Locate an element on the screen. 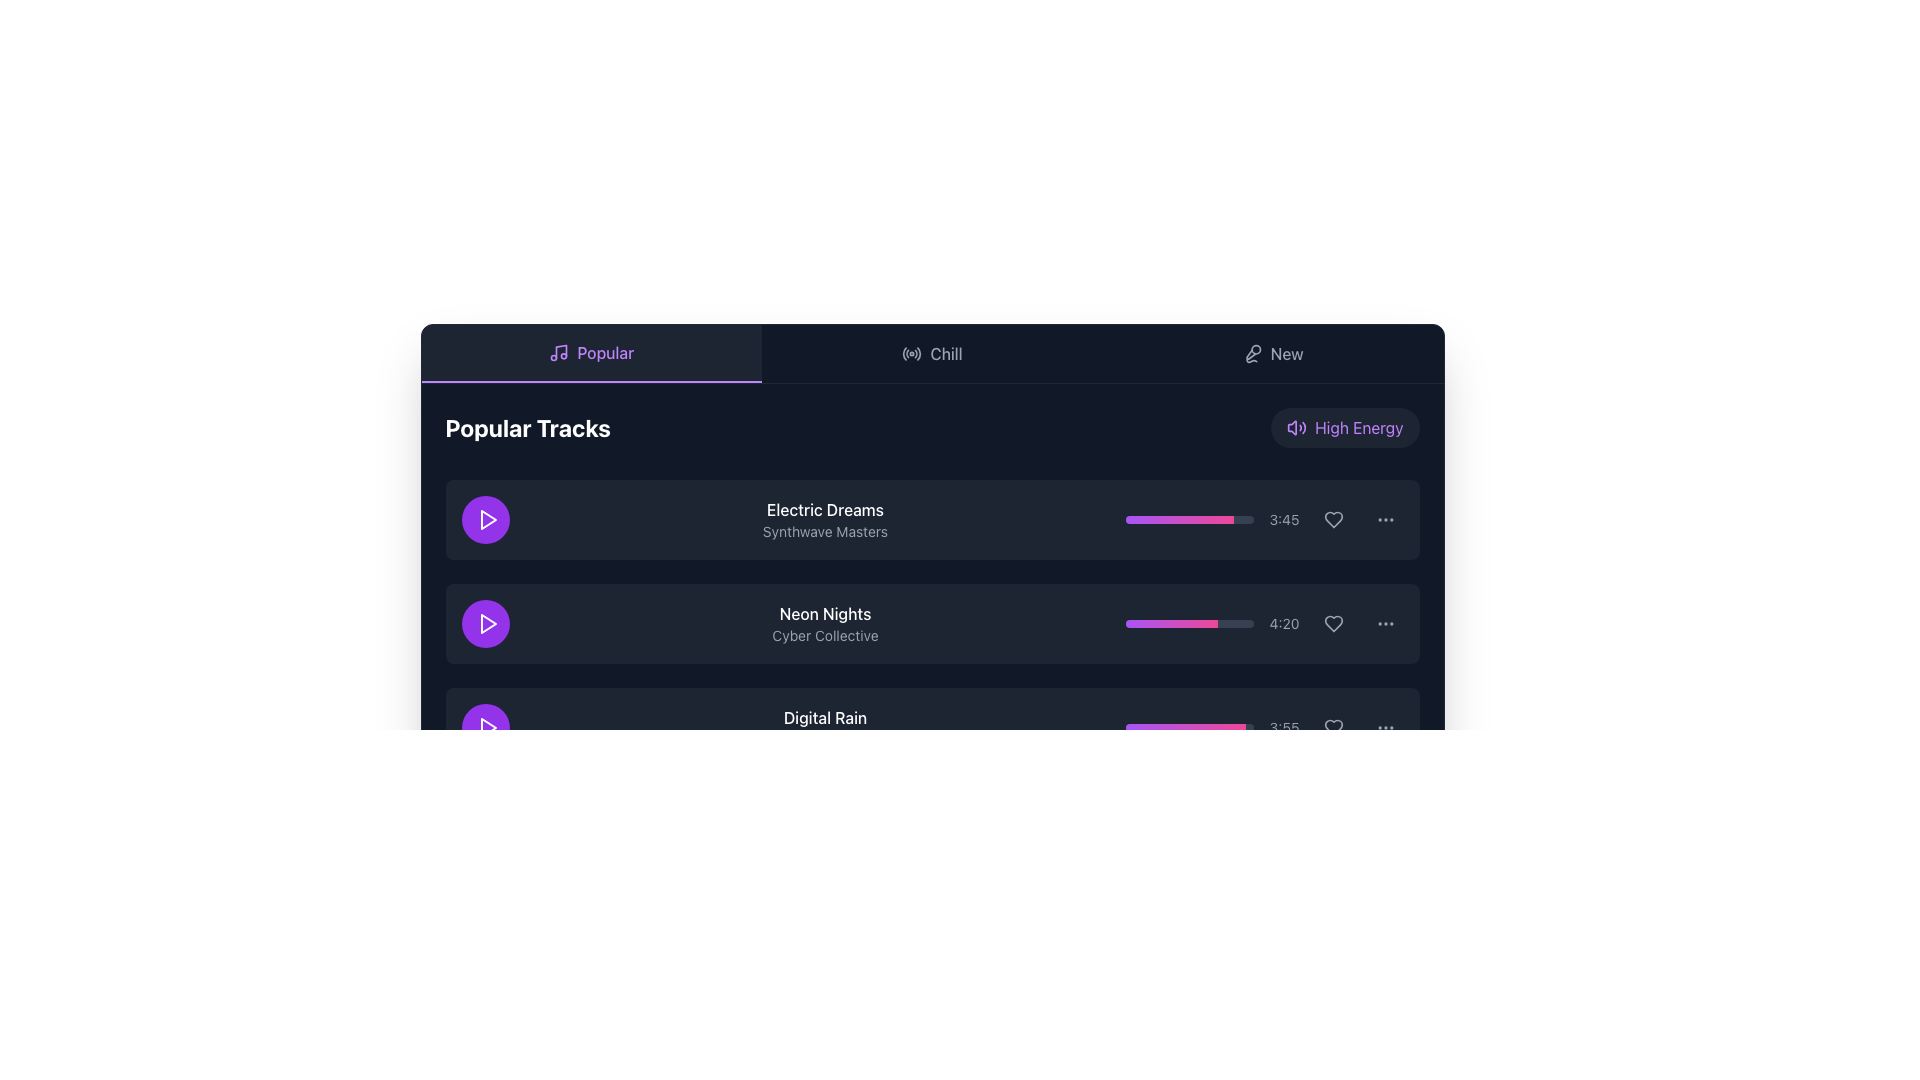 This screenshot has height=1080, width=1920. the circular button located next to the text 'Electric Dreams' in the 'Popular Tracks' list is located at coordinates (487, 519).